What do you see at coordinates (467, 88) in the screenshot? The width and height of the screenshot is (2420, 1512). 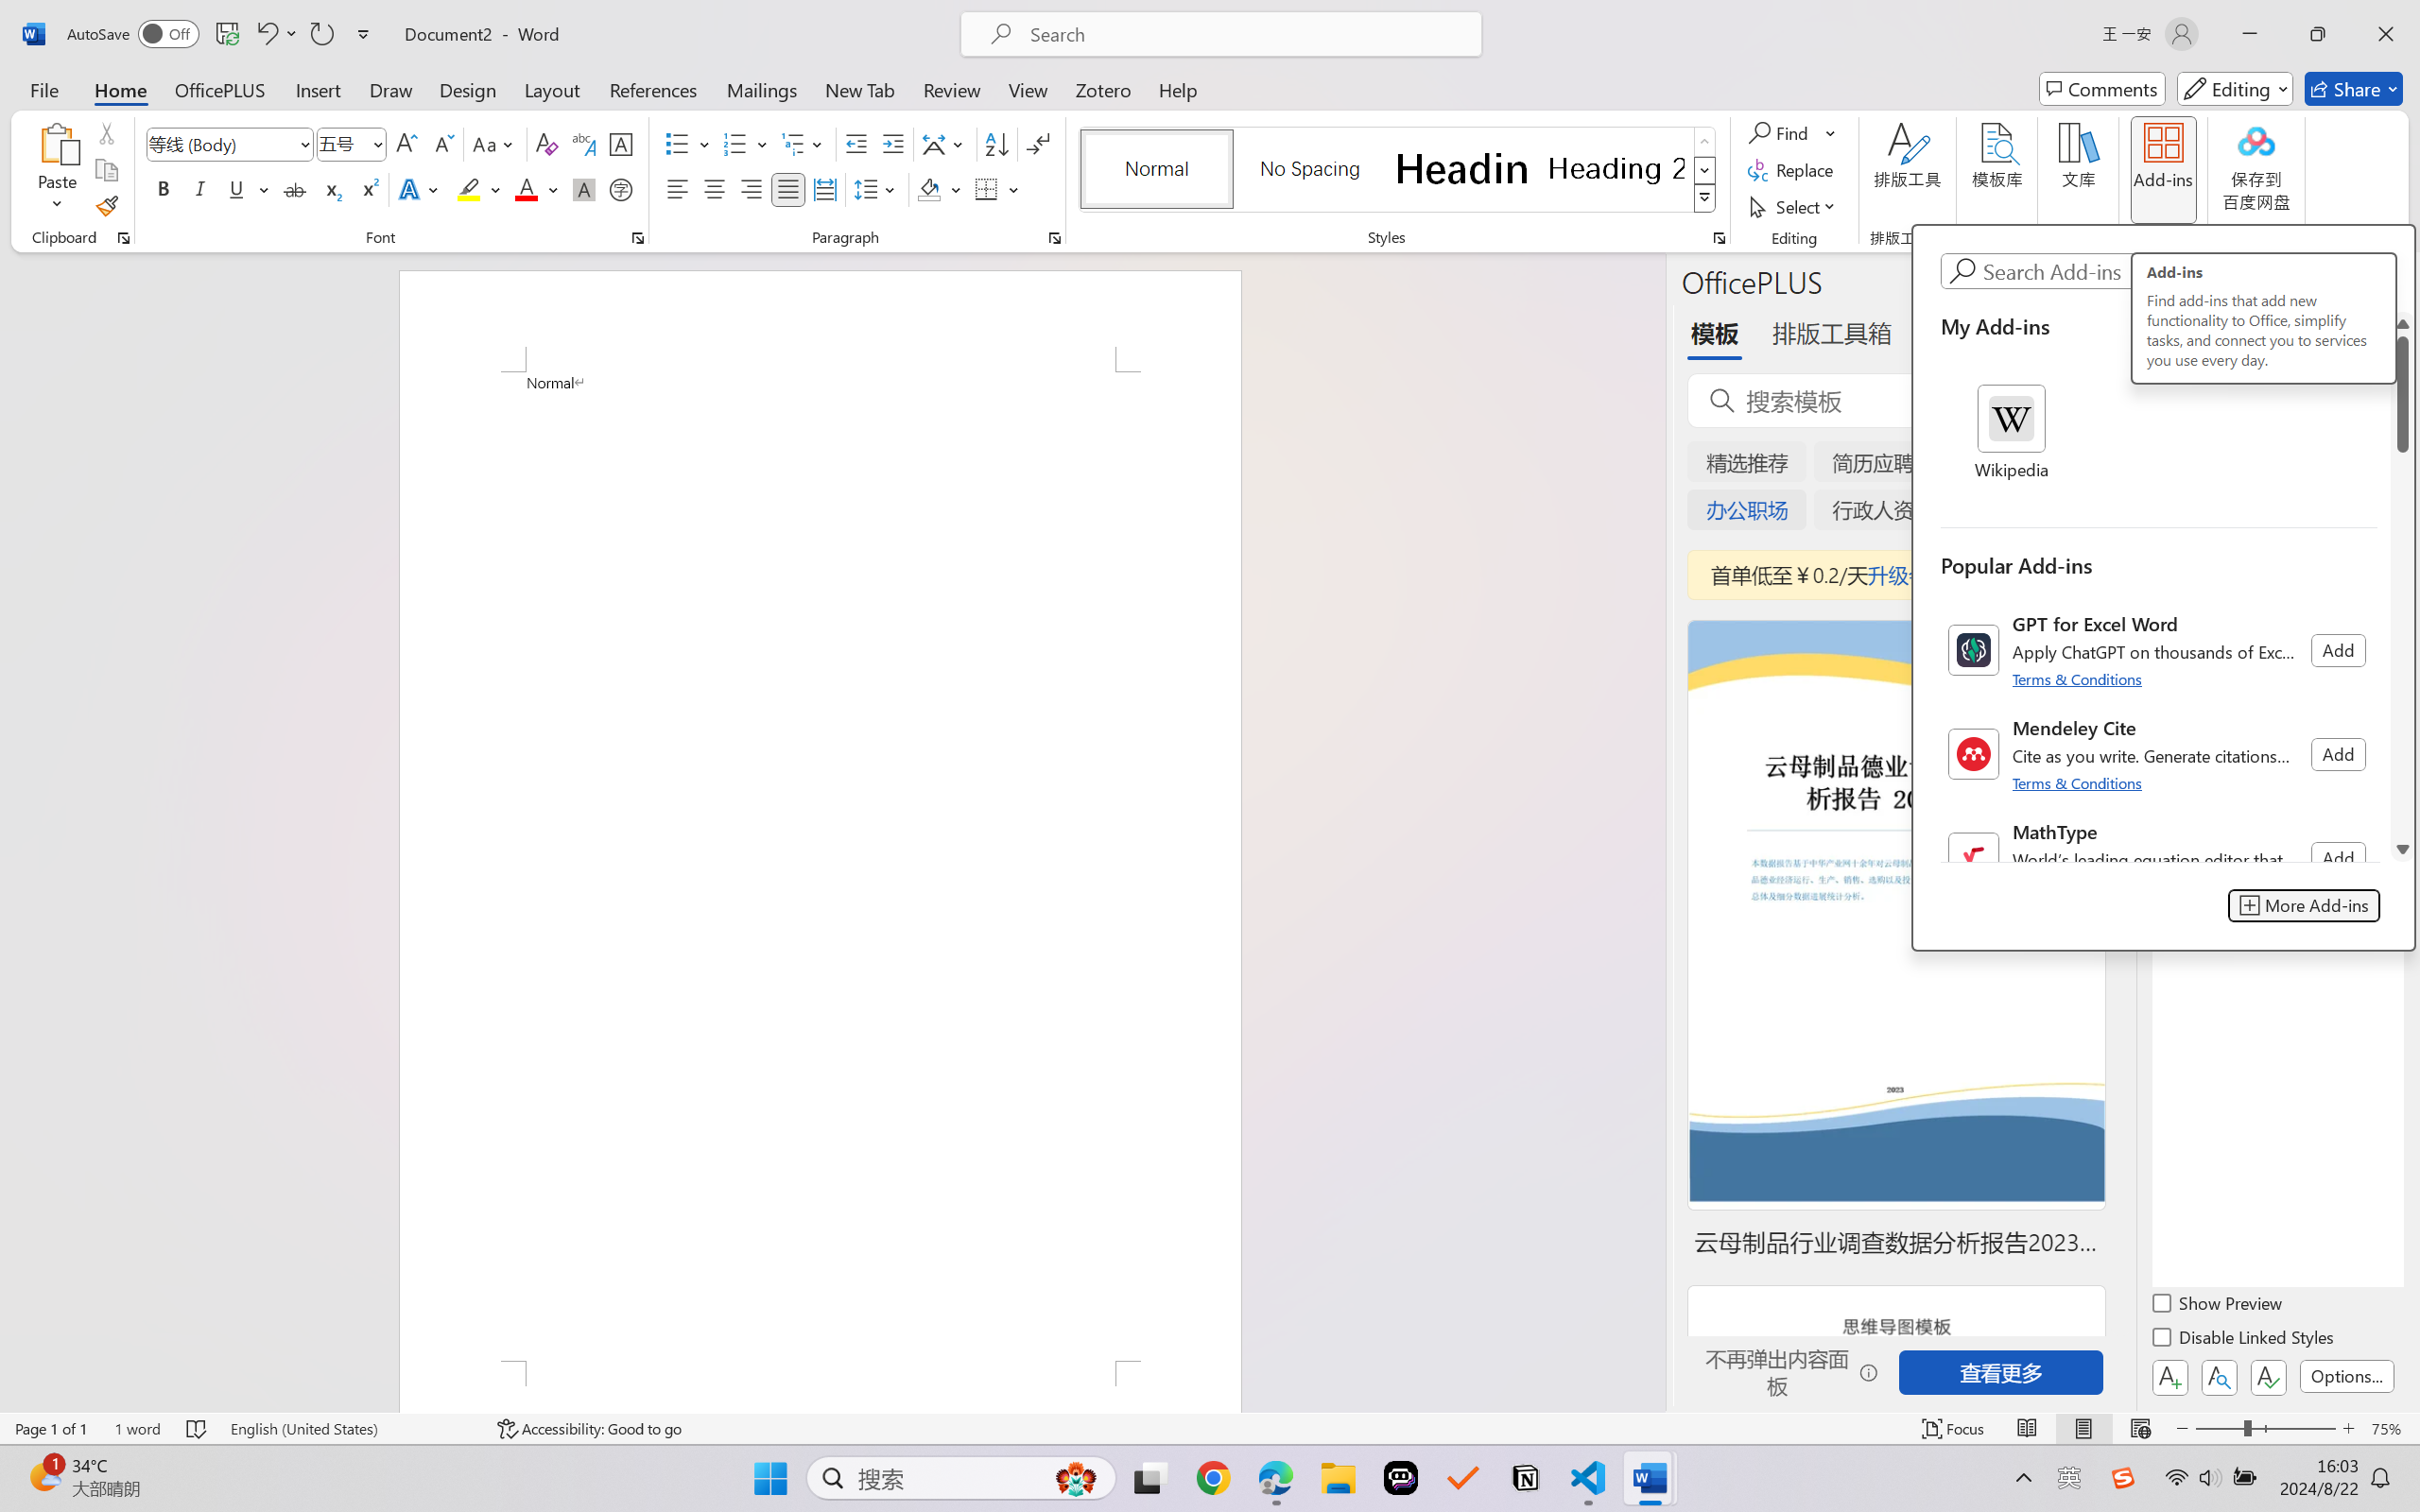 I see `'Design'` at bounding box center [467, 88].